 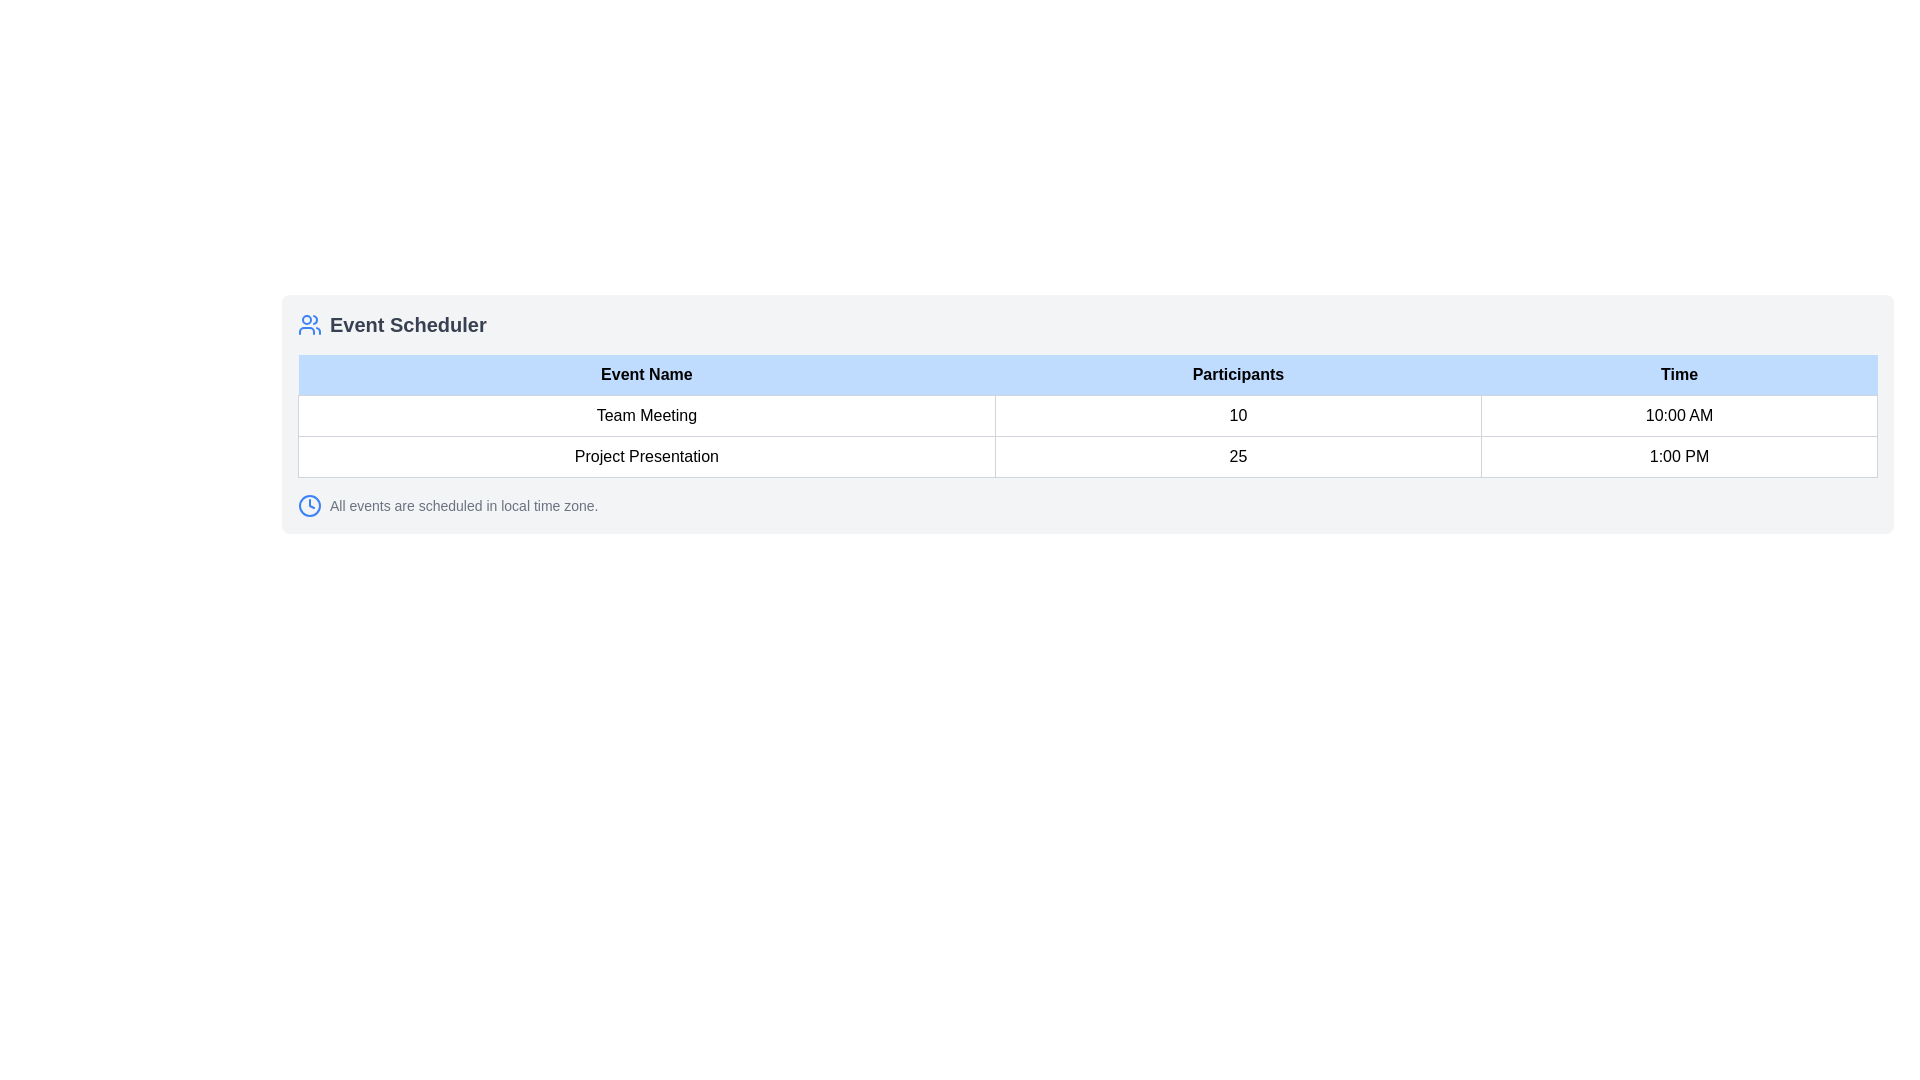 What do you see at coordinates (1237, 375) in the screenshot?
I see `the Table Header Cell that represents the category for displaying the number of participants in the table, located between the 'Event Name' and 'Time' elements` at bounding box center [1237, 375].